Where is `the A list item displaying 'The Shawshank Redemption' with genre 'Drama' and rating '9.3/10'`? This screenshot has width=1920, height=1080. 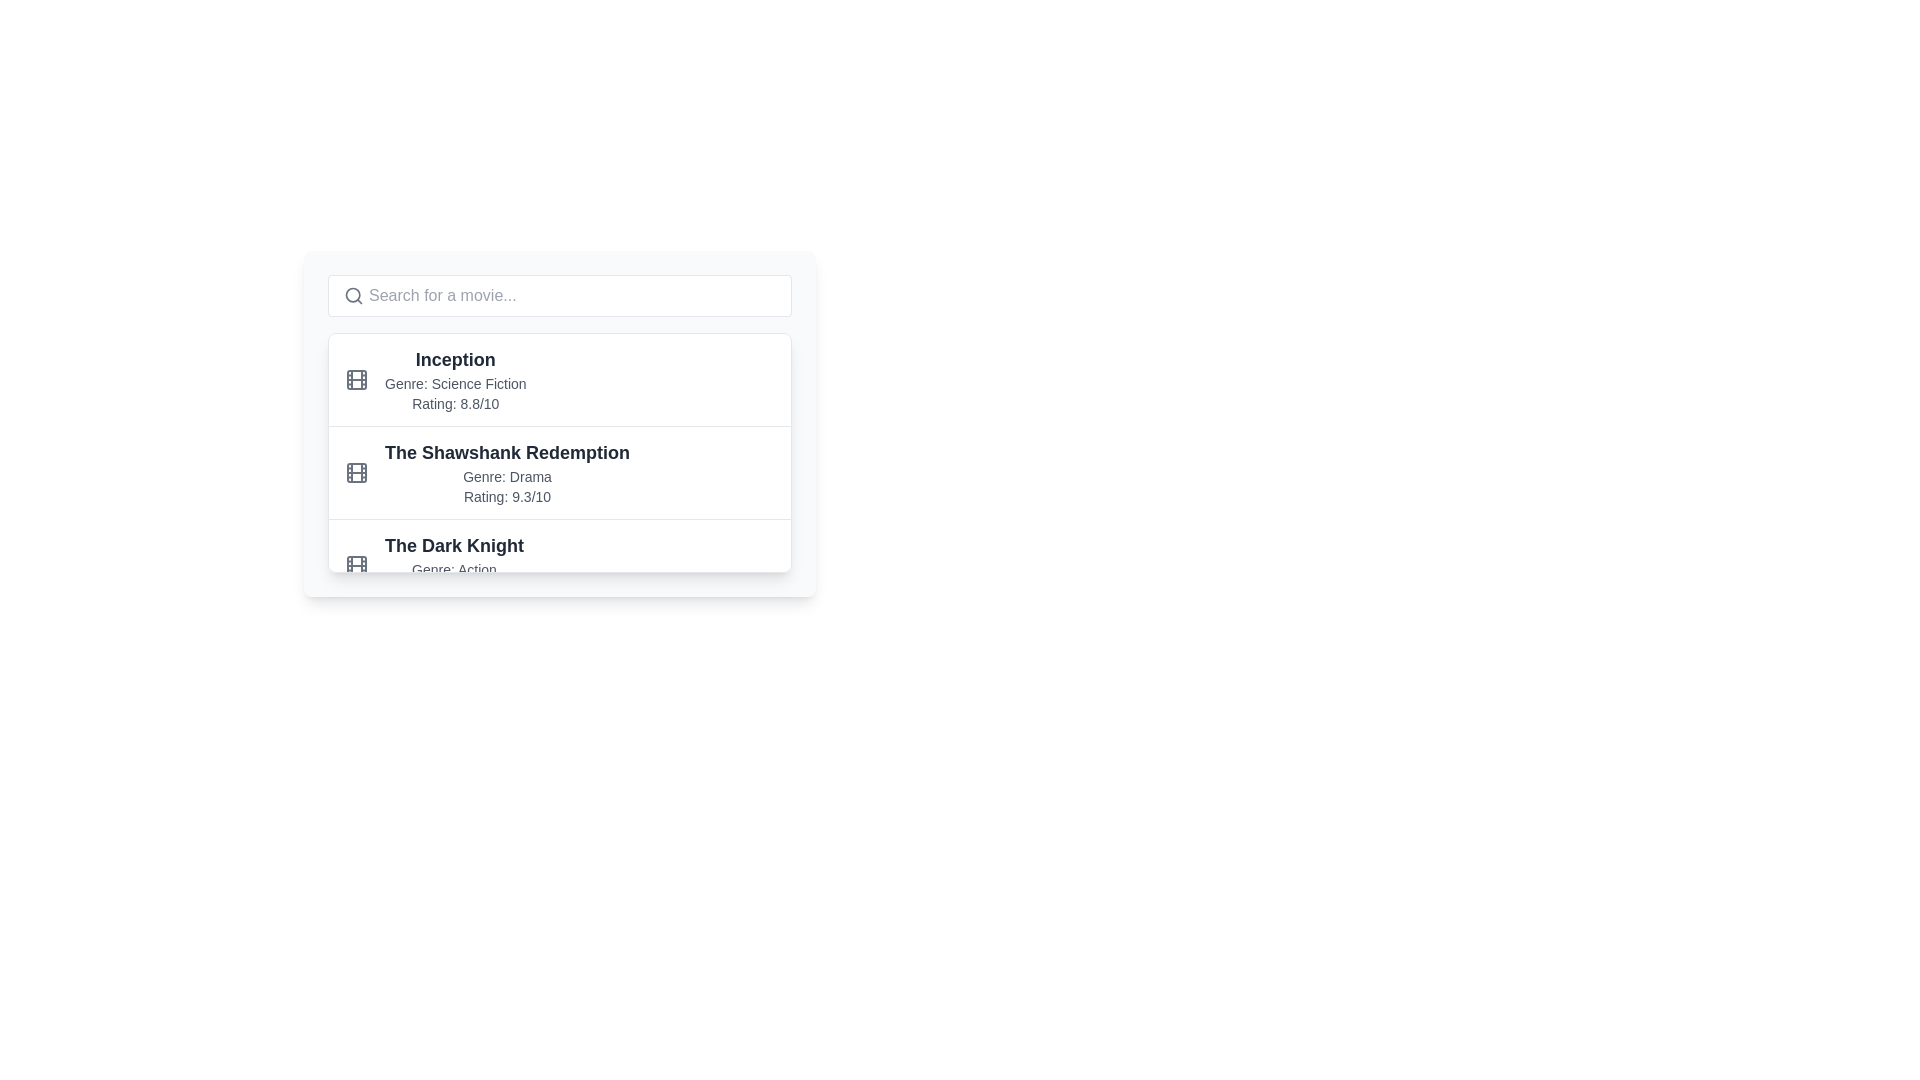 the A list item displaying 'The Shawshank Redemption' with genre 'Drama' and rating '9.3/10' is located at coordinates (560, 472).